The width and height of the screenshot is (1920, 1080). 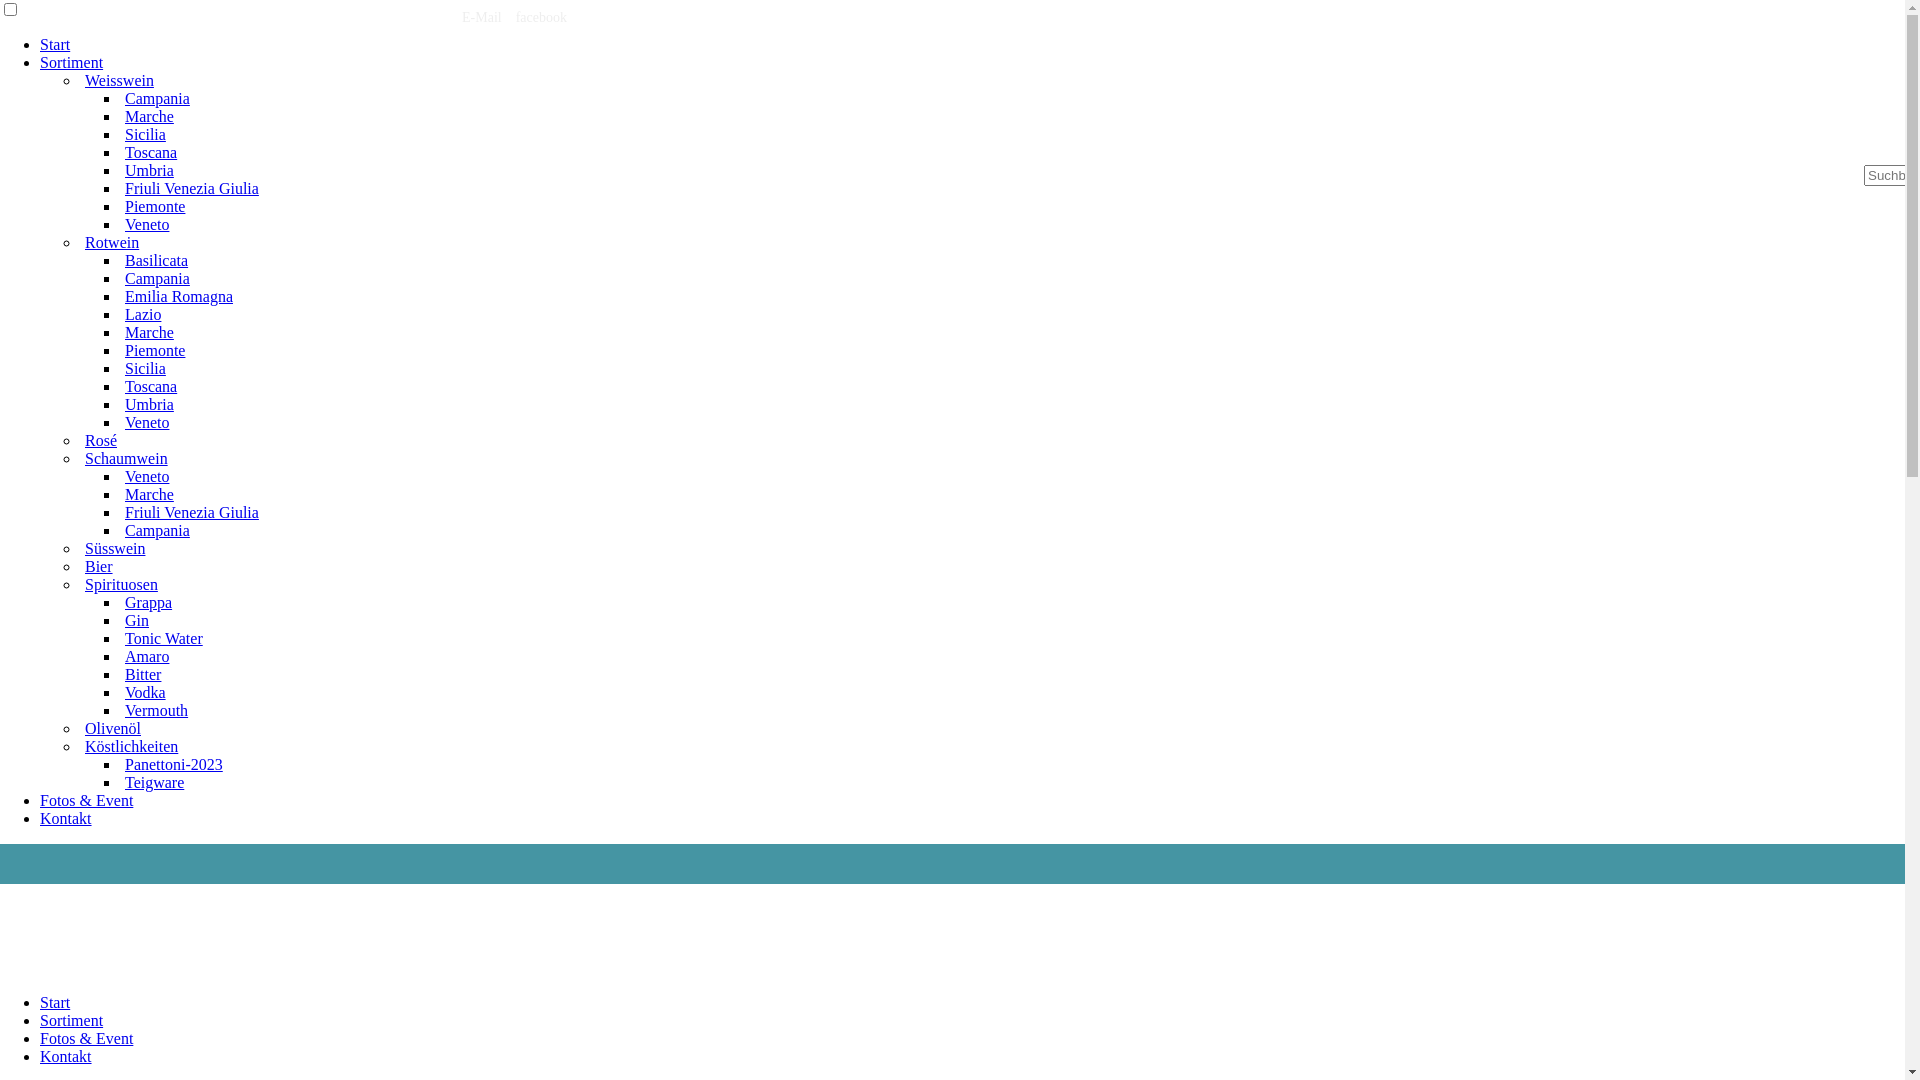 I want to click on 'Marche', so click(x=148, y=331).